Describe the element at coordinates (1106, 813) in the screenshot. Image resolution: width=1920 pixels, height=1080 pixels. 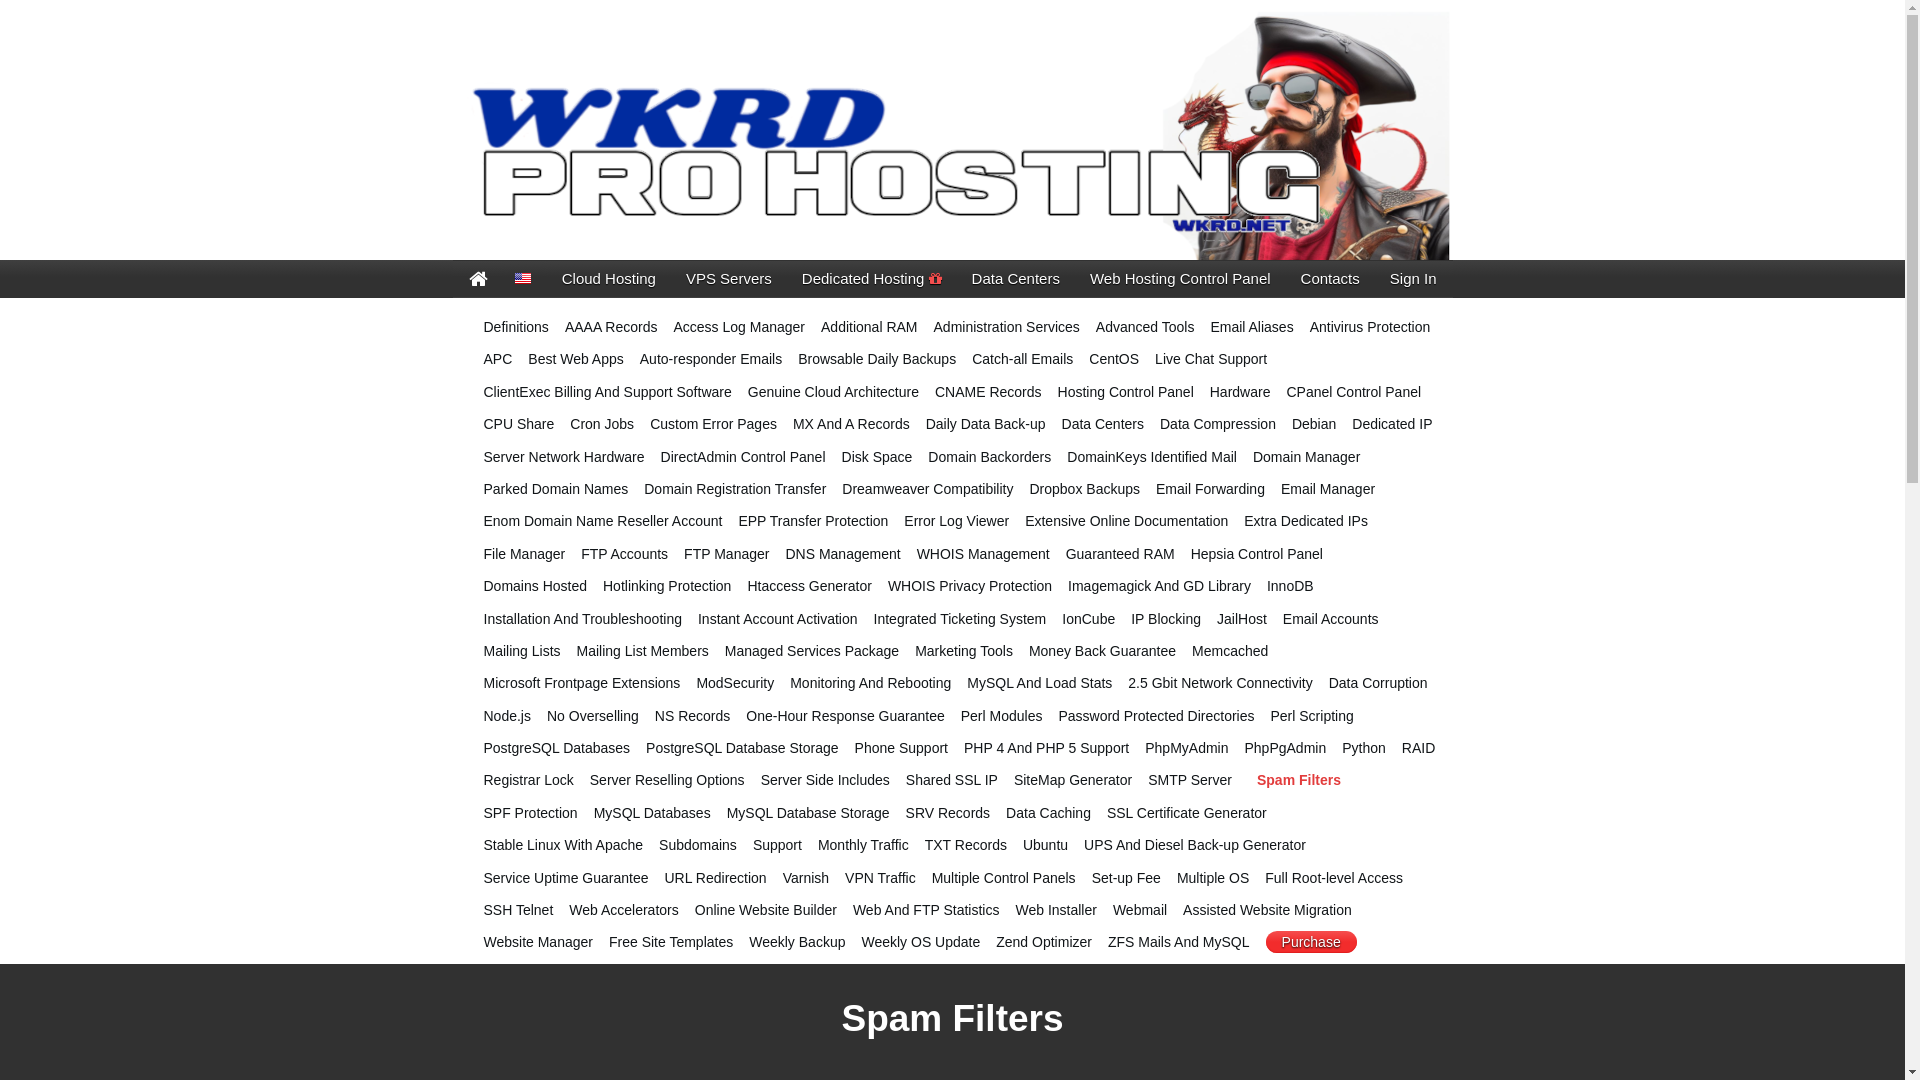
I see `'SSL Certificate Generator'` at that location.